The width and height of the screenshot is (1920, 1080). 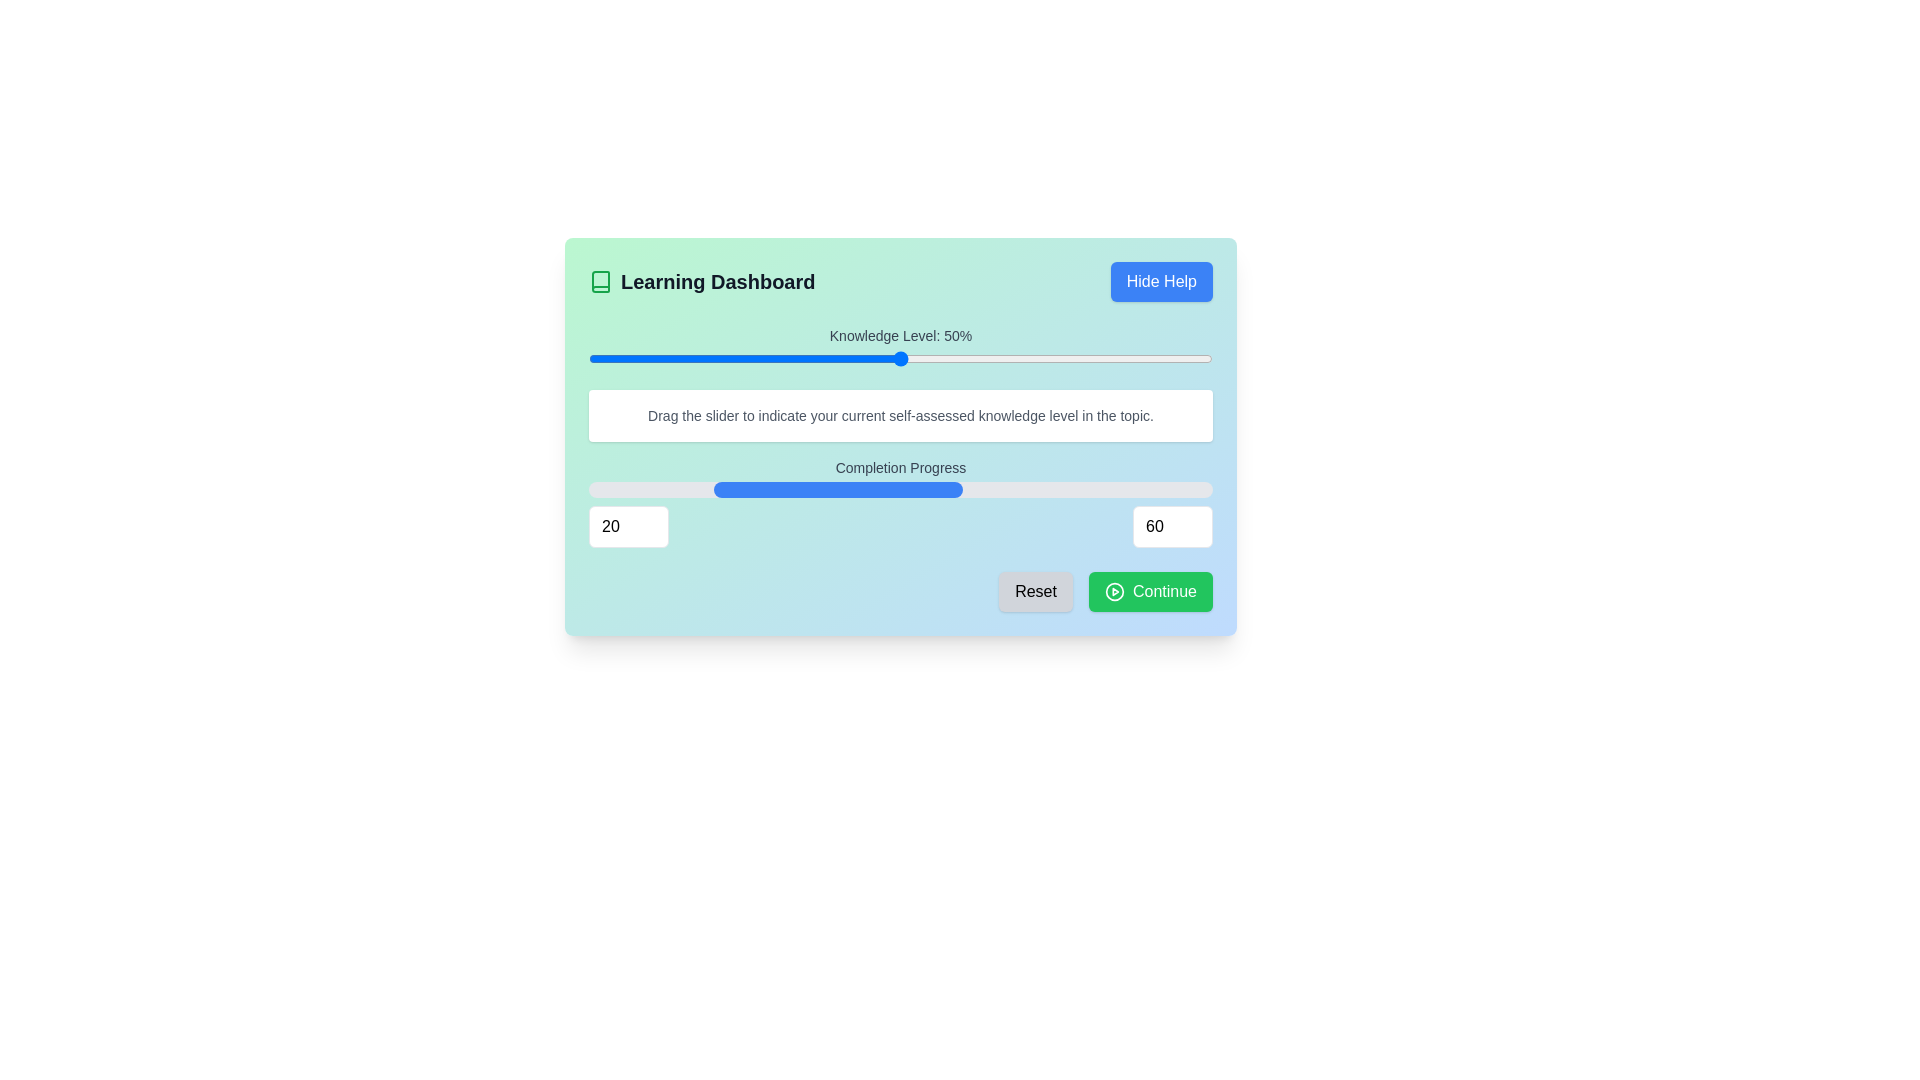 I want to click on the static label 'Learning Dashboard' which includes an icon and serves as a title for this section of the interface, so click(x=702, y=281).